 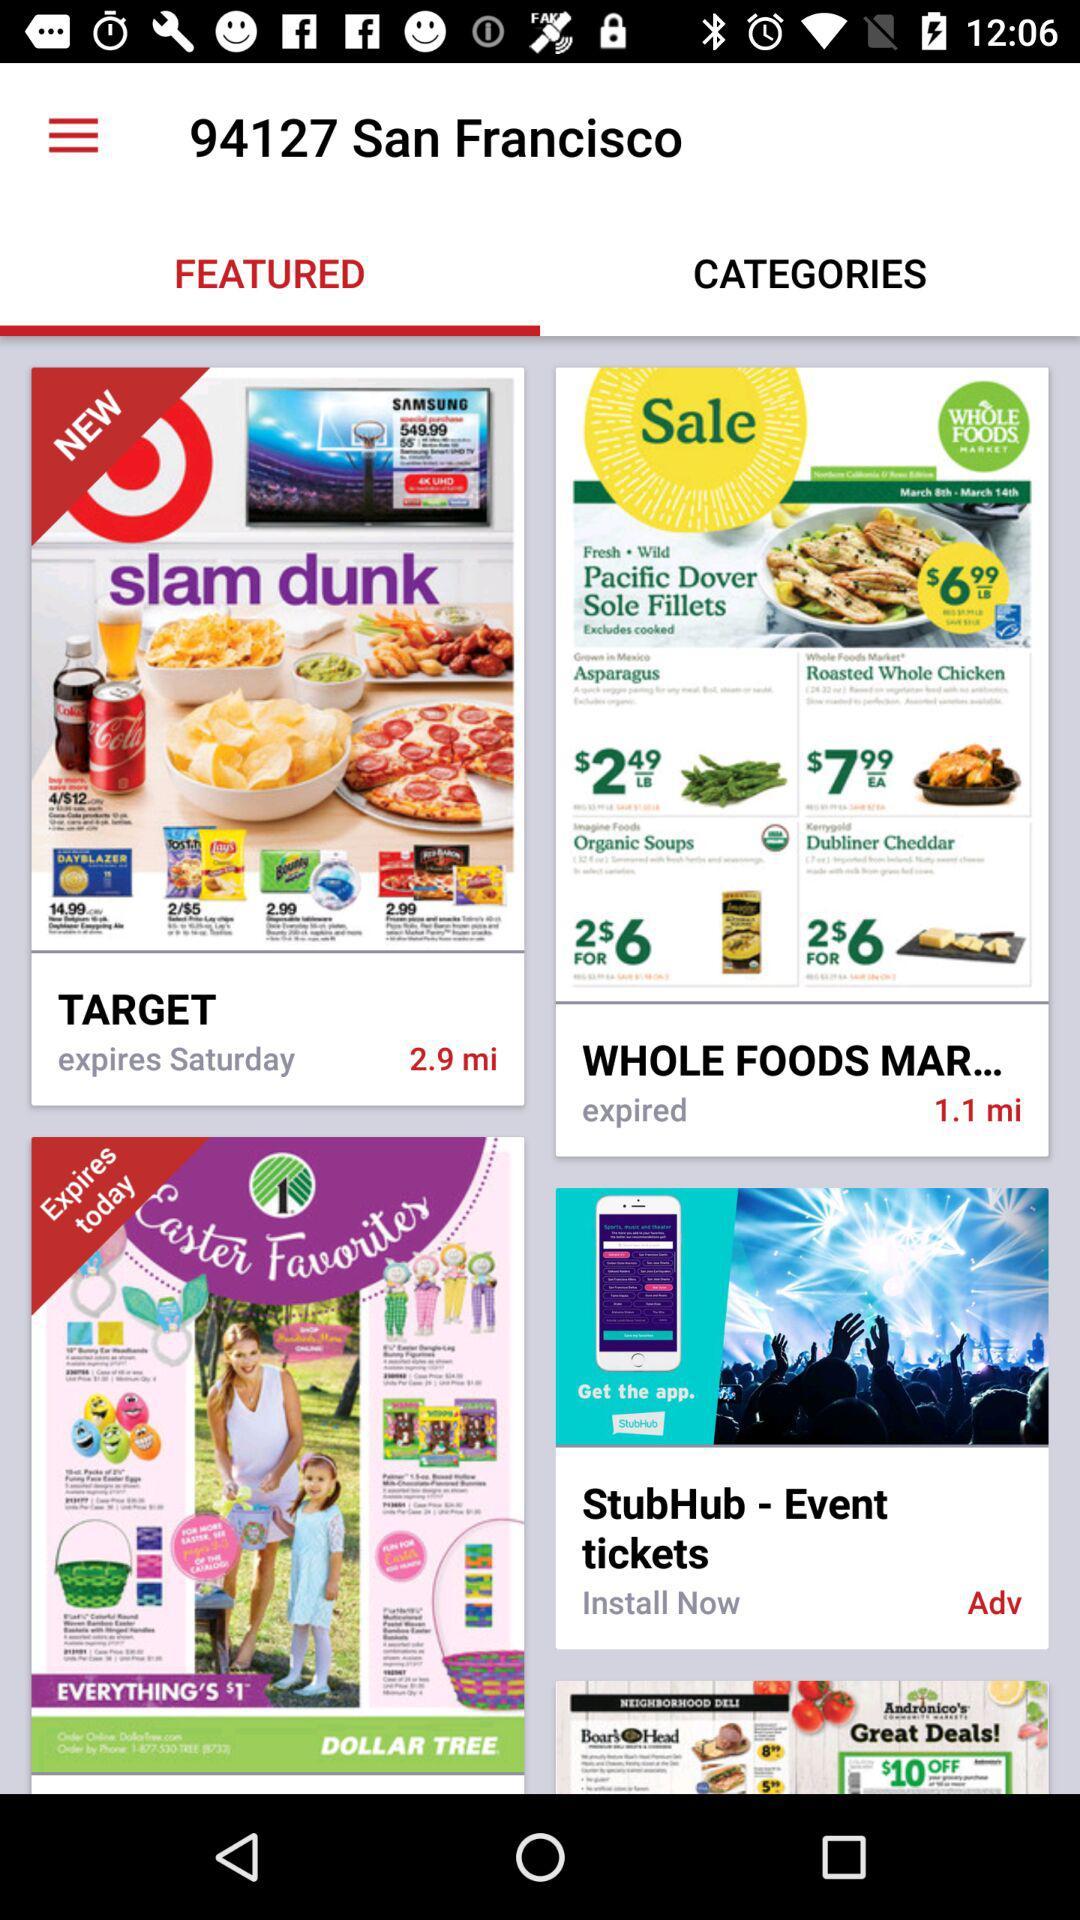 What do you see at coordinates (277, 1455) in the screenshot?
I see `the third image` at bounding box center [277, 1455].